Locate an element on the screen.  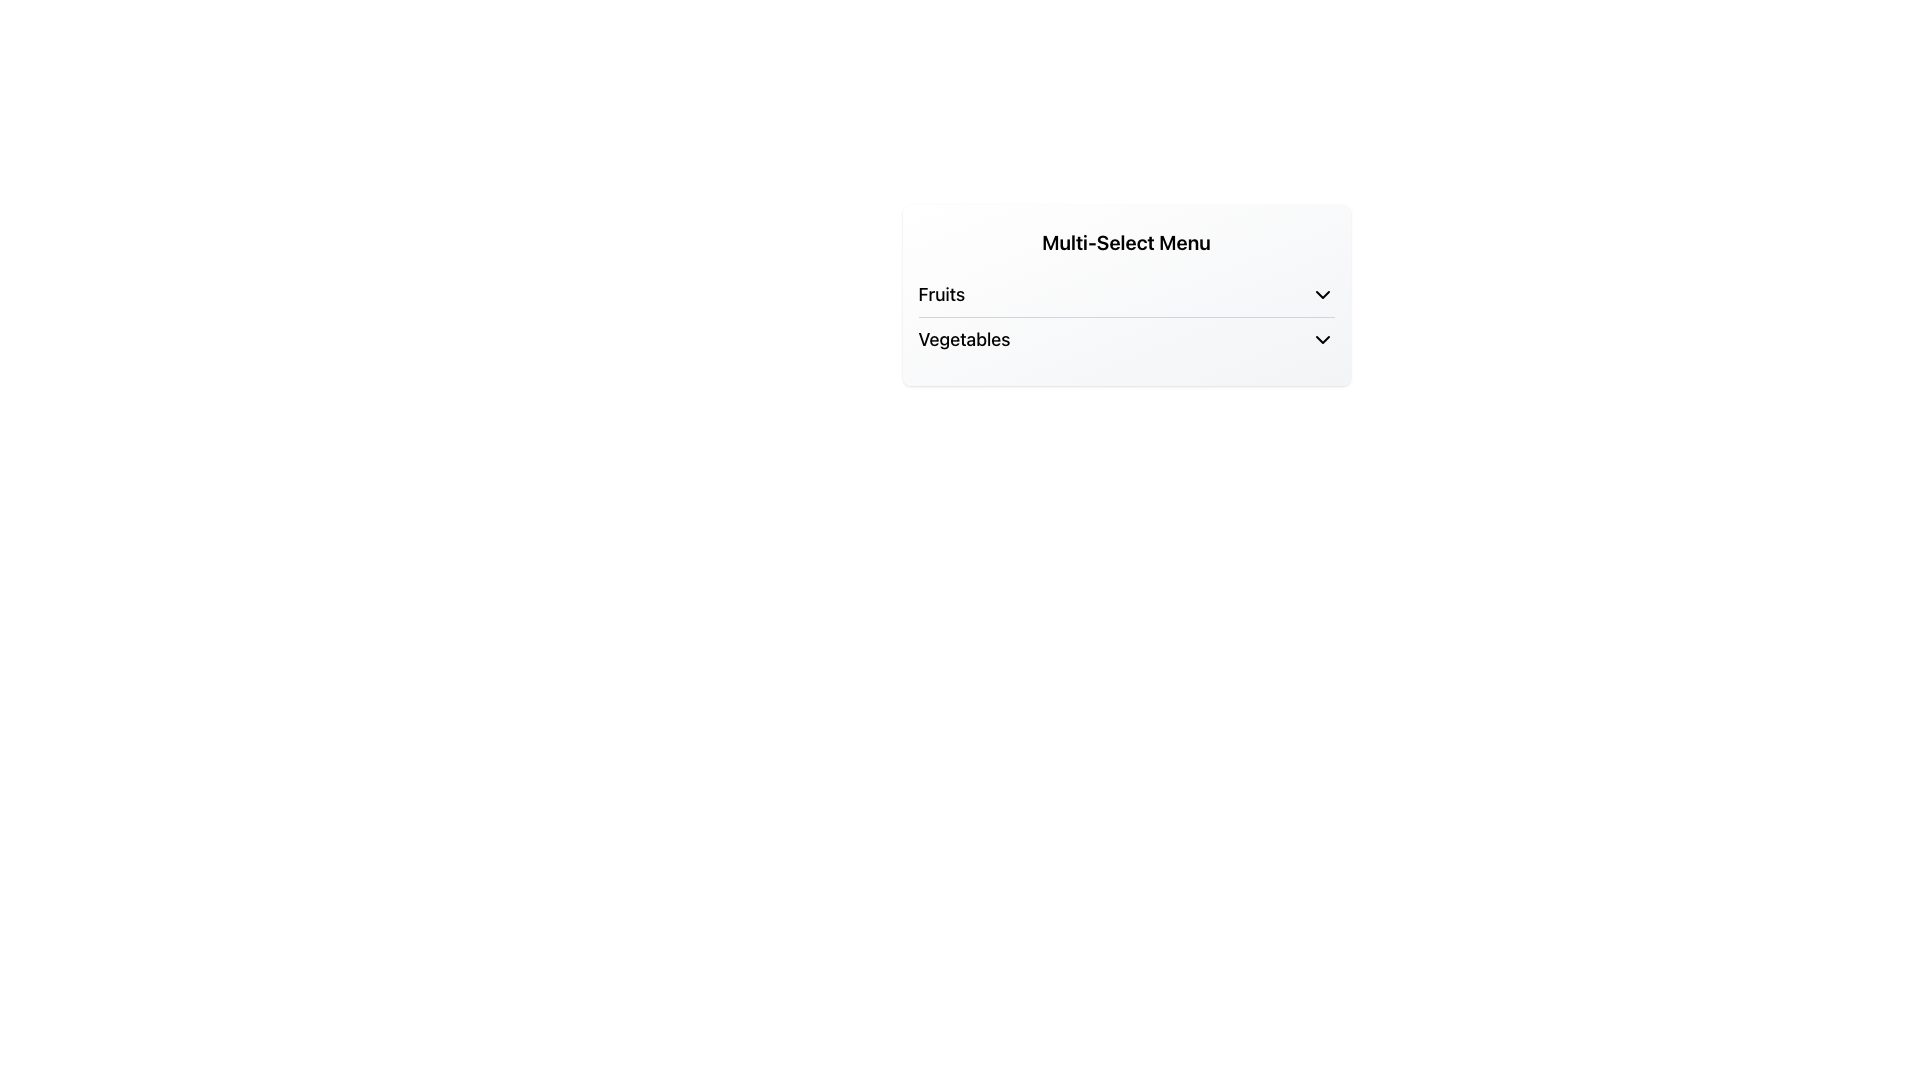
the static text label that serves as a section title for the multi-selection menu located at the top-center of the options 'Fruits' and 'Vegetables' is located at coordinates (1126, 242).